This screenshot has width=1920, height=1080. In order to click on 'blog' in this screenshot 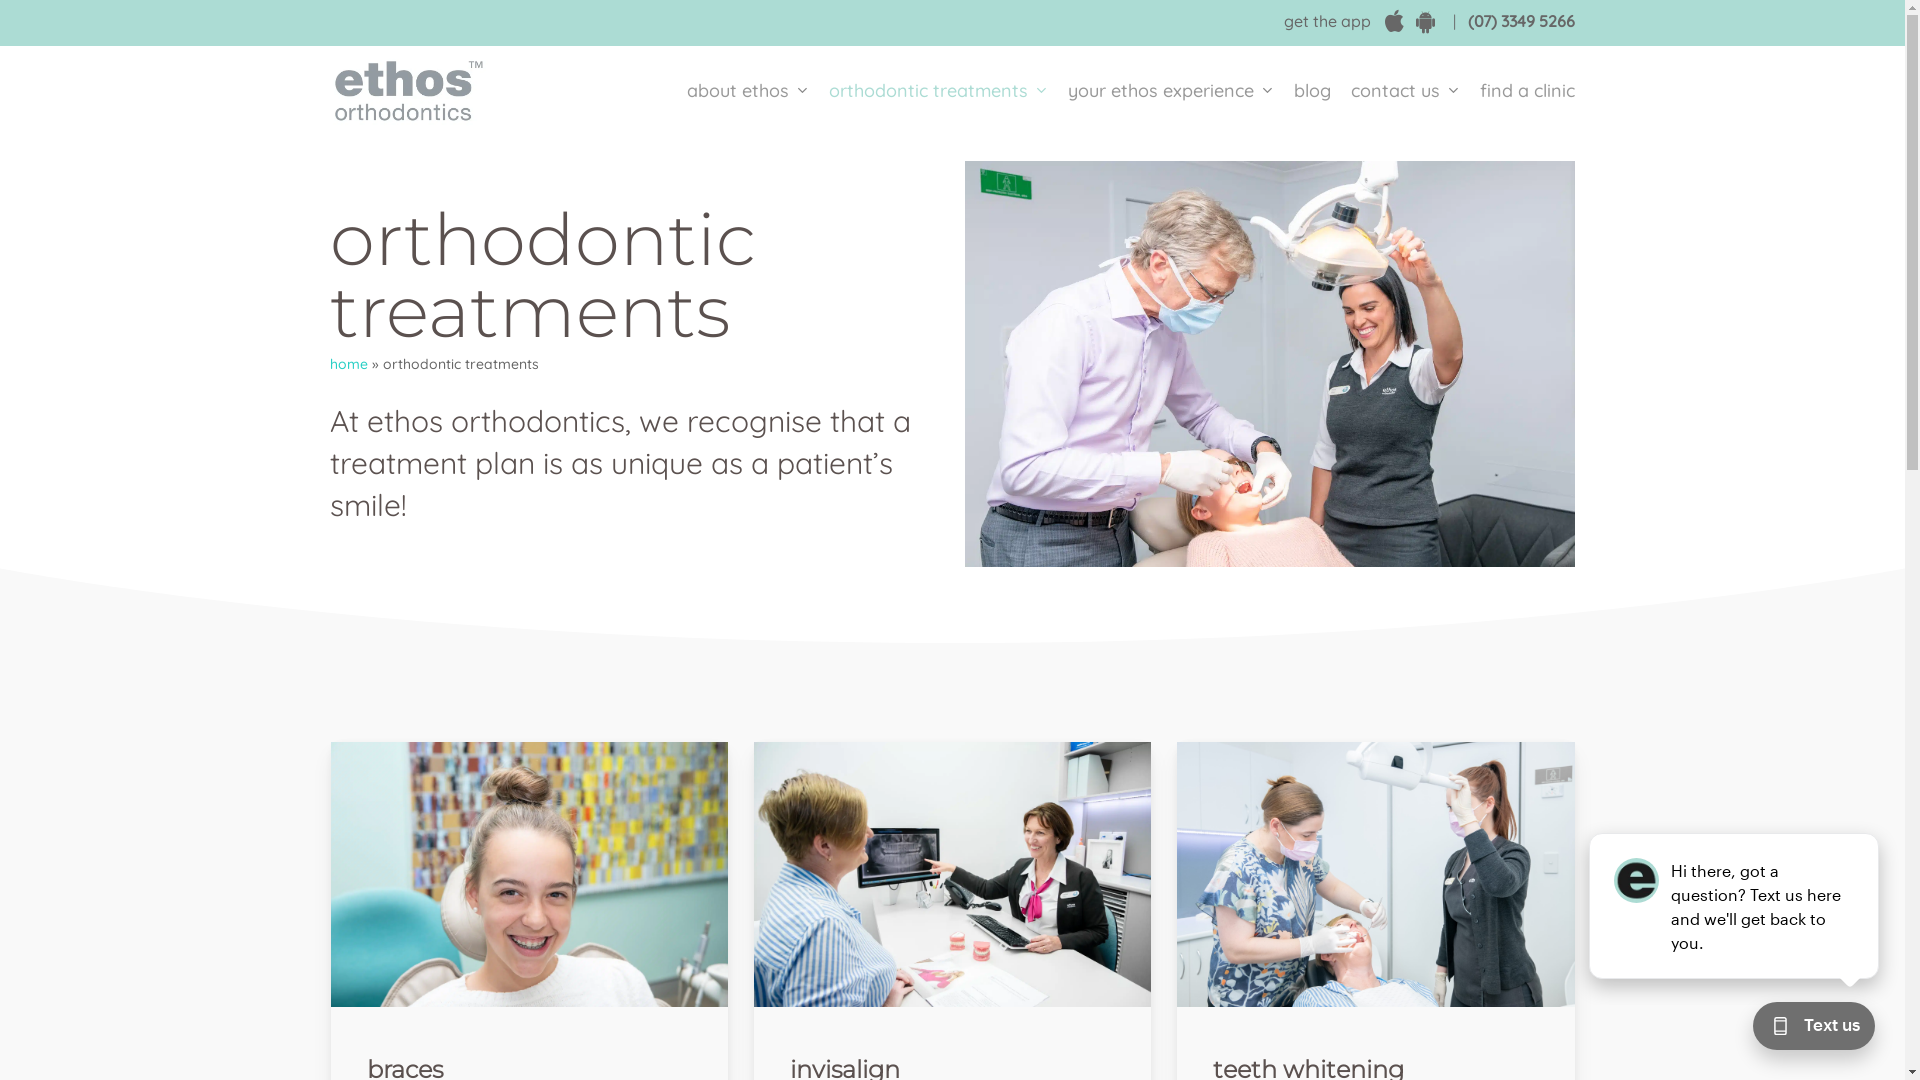, I will do `click(1312, 91)`.